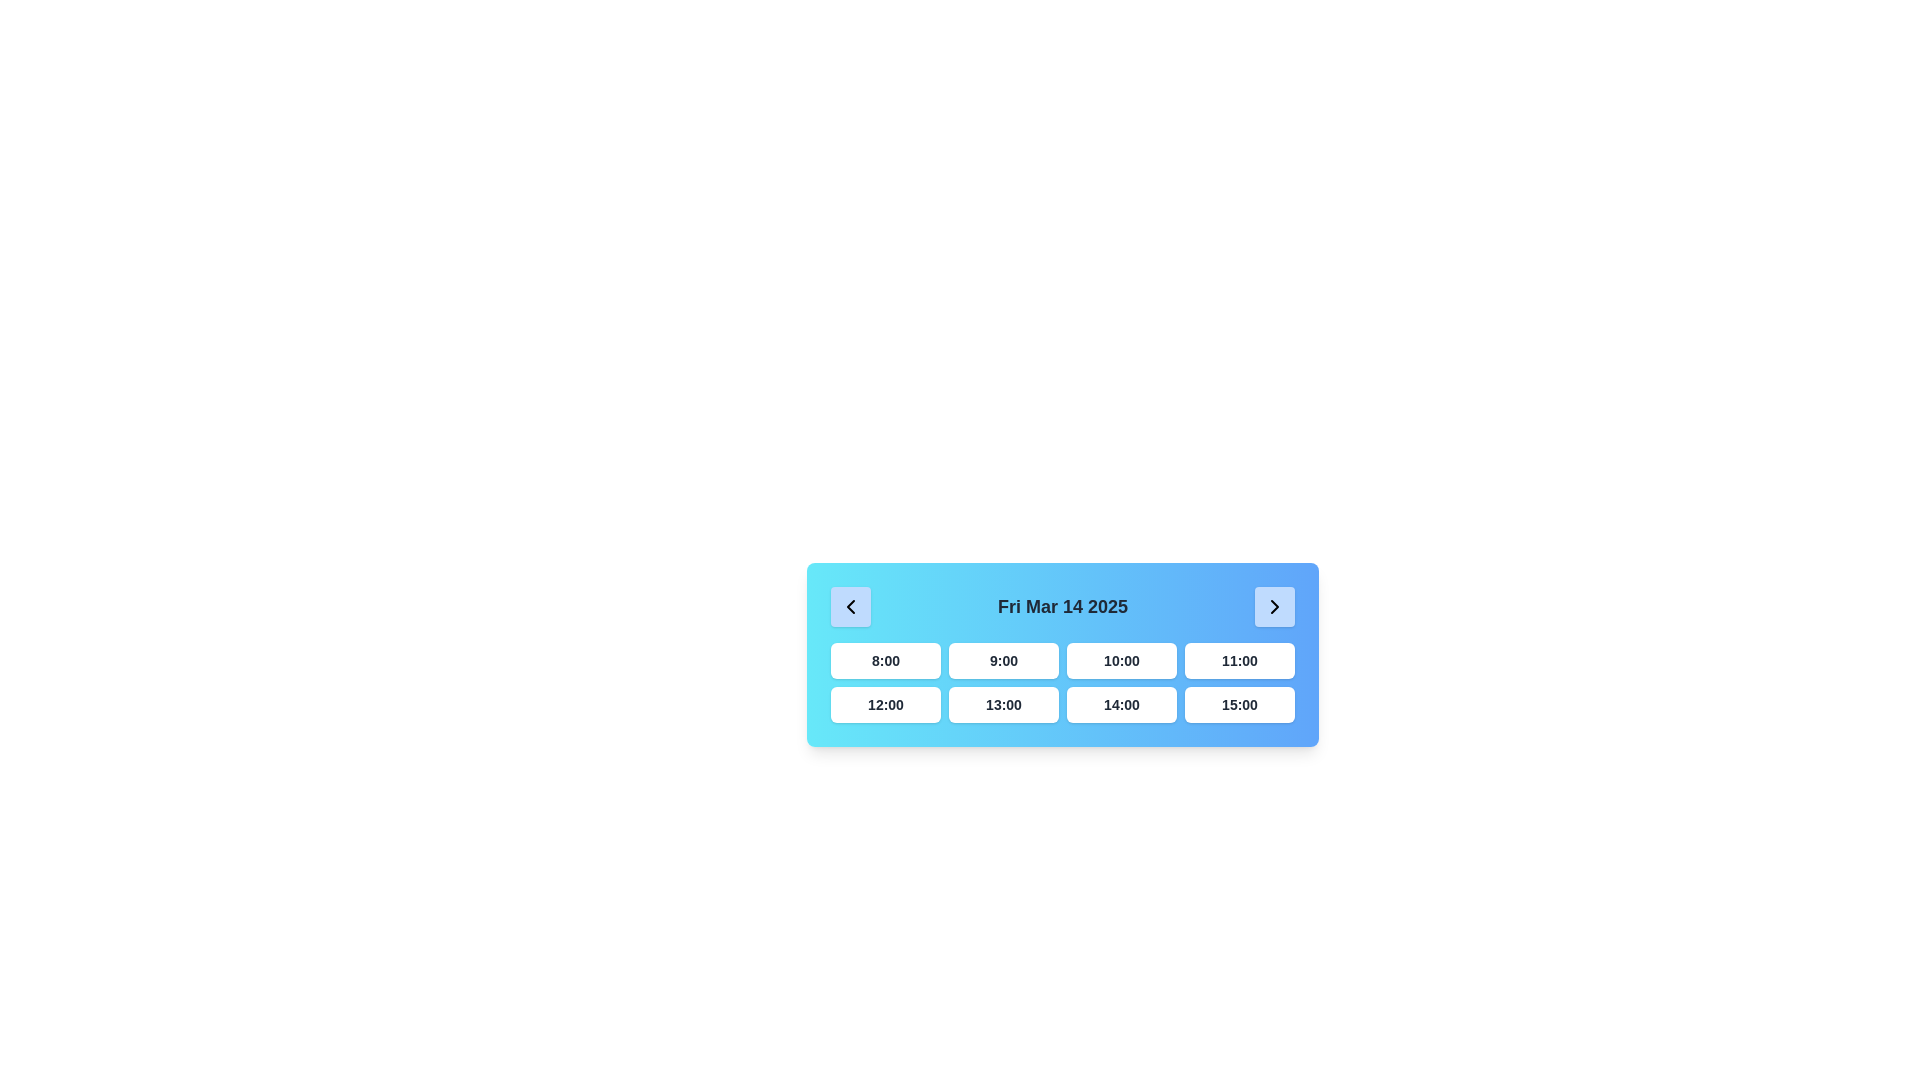 The image size is (1920, 1080). Describe the element at coordinates (1122, 660) in the screenshot. I see `the time selection button labeled '10:00', which is a rectangular button with a white background and rounded corners, located in the top row of the grid layout between '9:00' and '11:00'` at that location.